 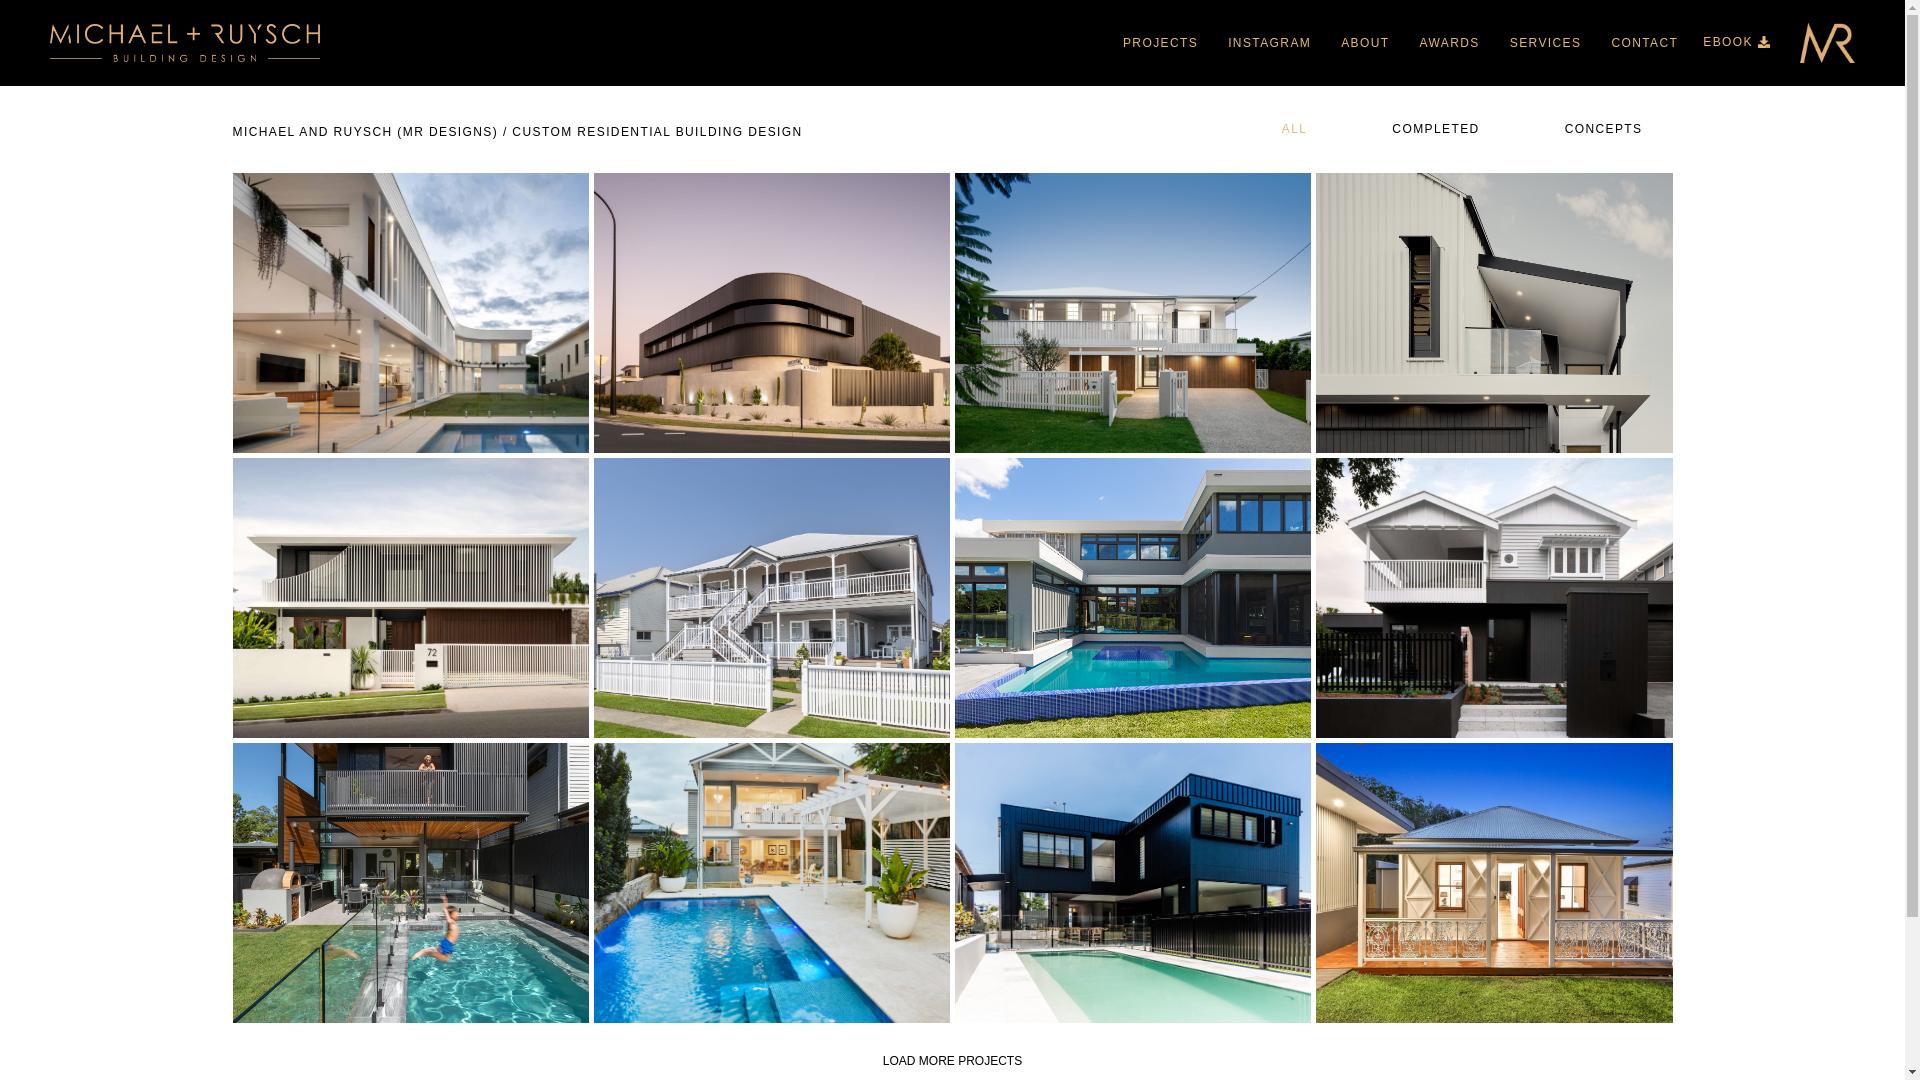 What do you see at coordinates (1644, 42) in the screenshot?
I see `'CONTACT'` at bounding box center [1644, 42].